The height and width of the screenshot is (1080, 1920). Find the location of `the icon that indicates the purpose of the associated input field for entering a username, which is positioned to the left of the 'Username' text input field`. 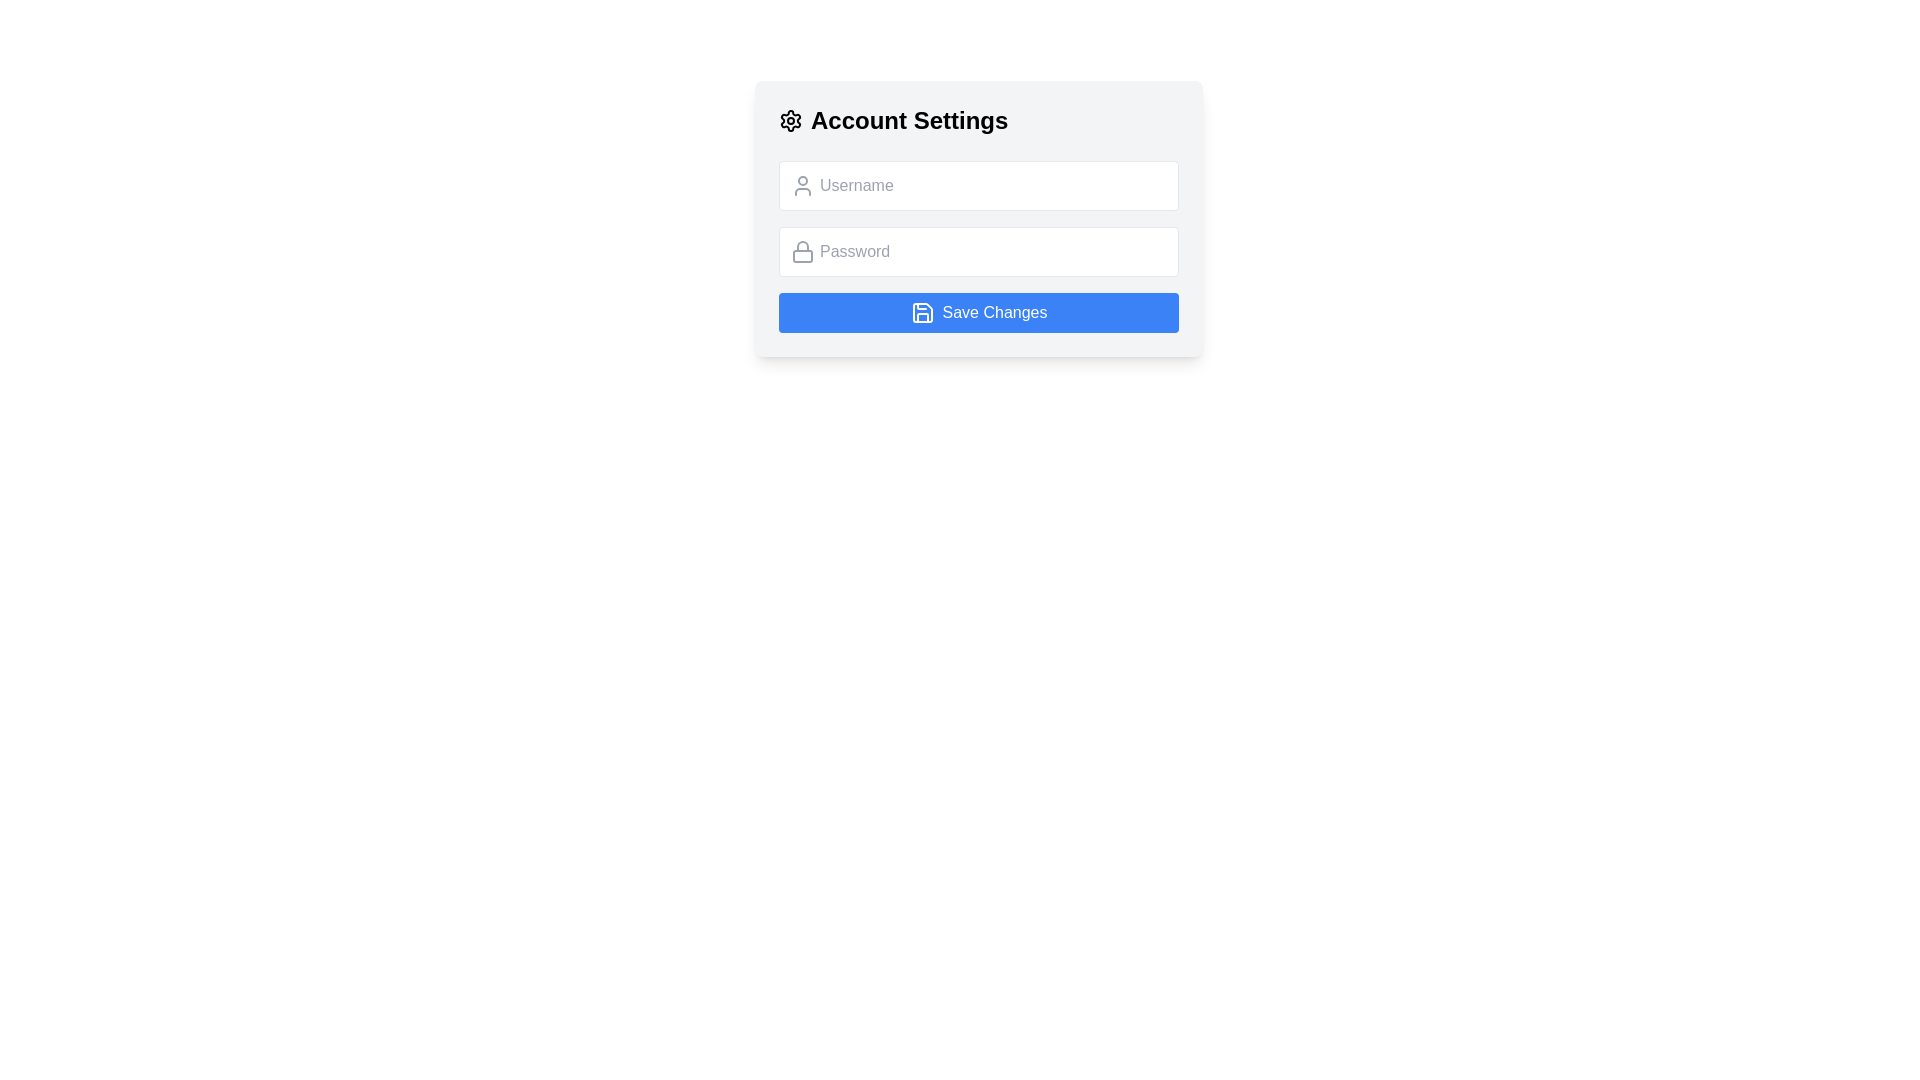

the icon that indicates the purpose of the associated input field for entering a username, which is positioned to the left of the 'Username' text input field is located at coordinates (802, 185).